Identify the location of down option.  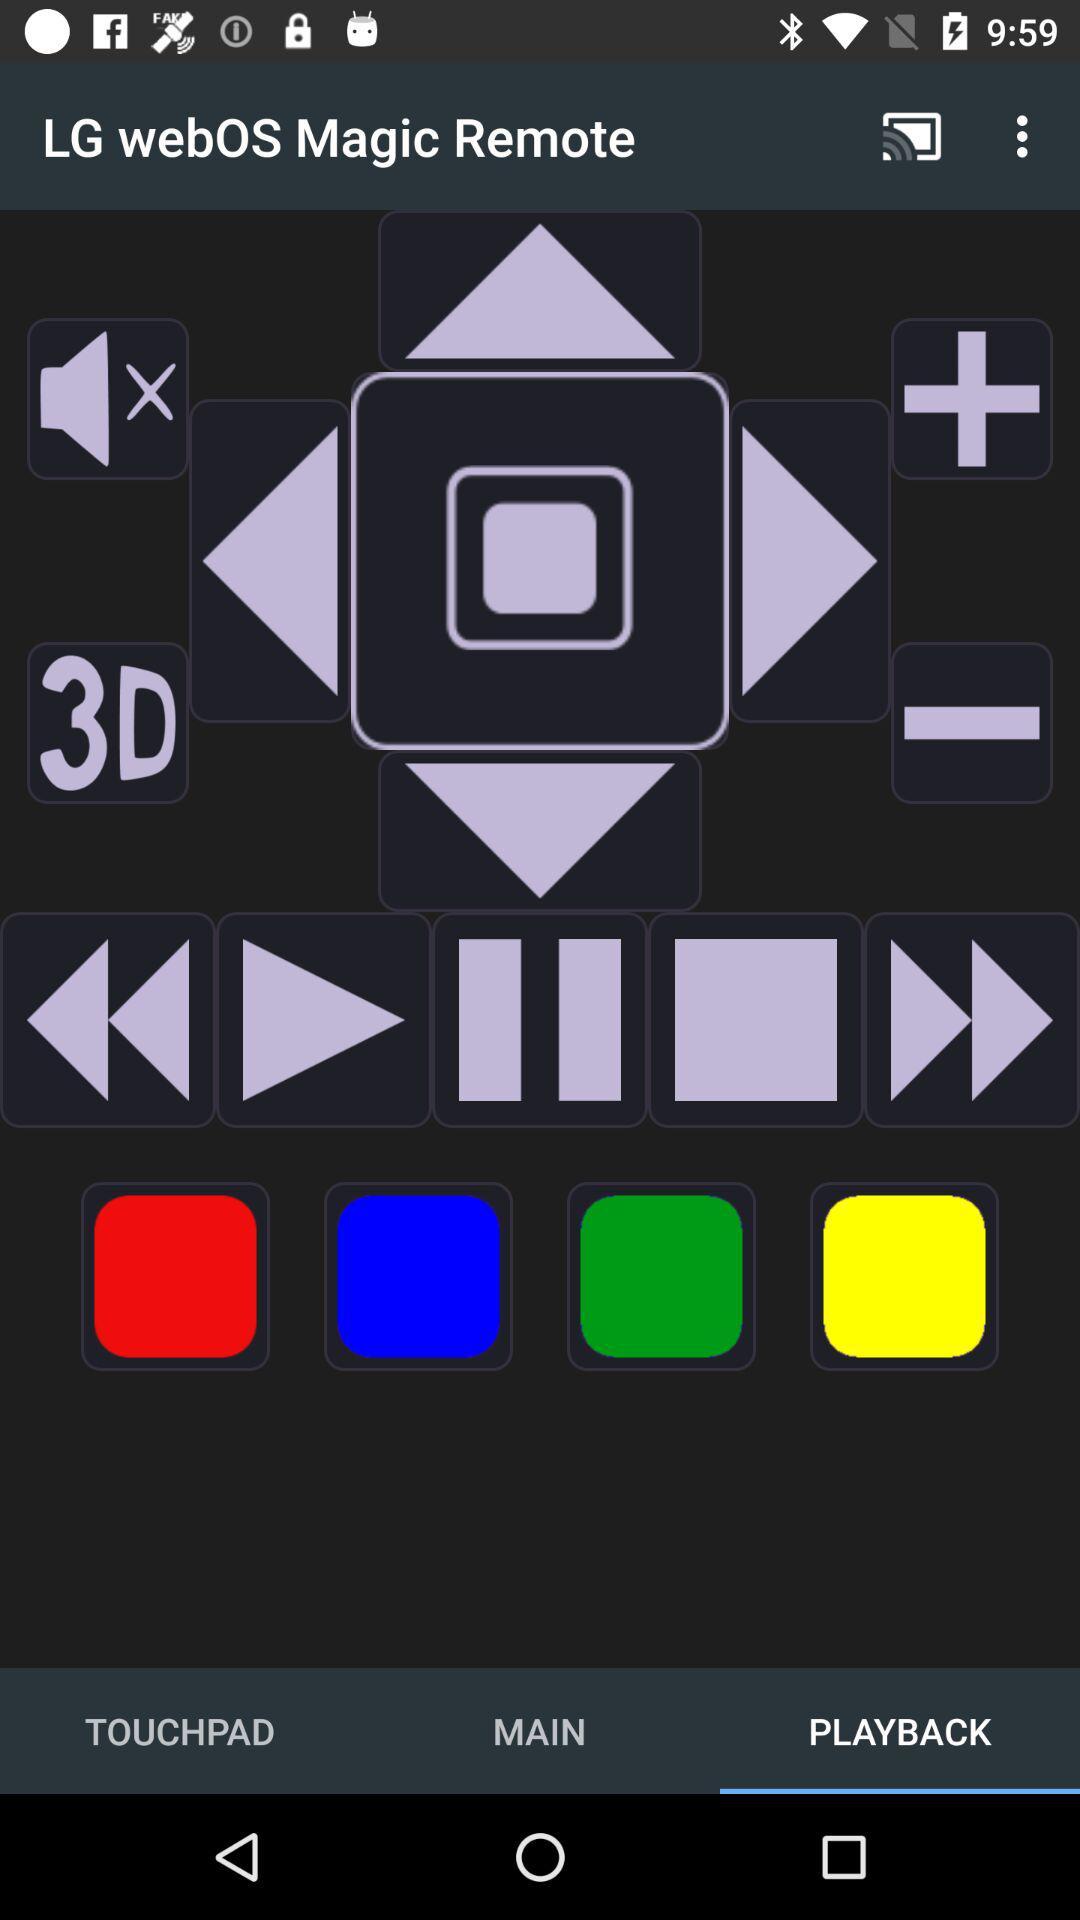
(540, 830).